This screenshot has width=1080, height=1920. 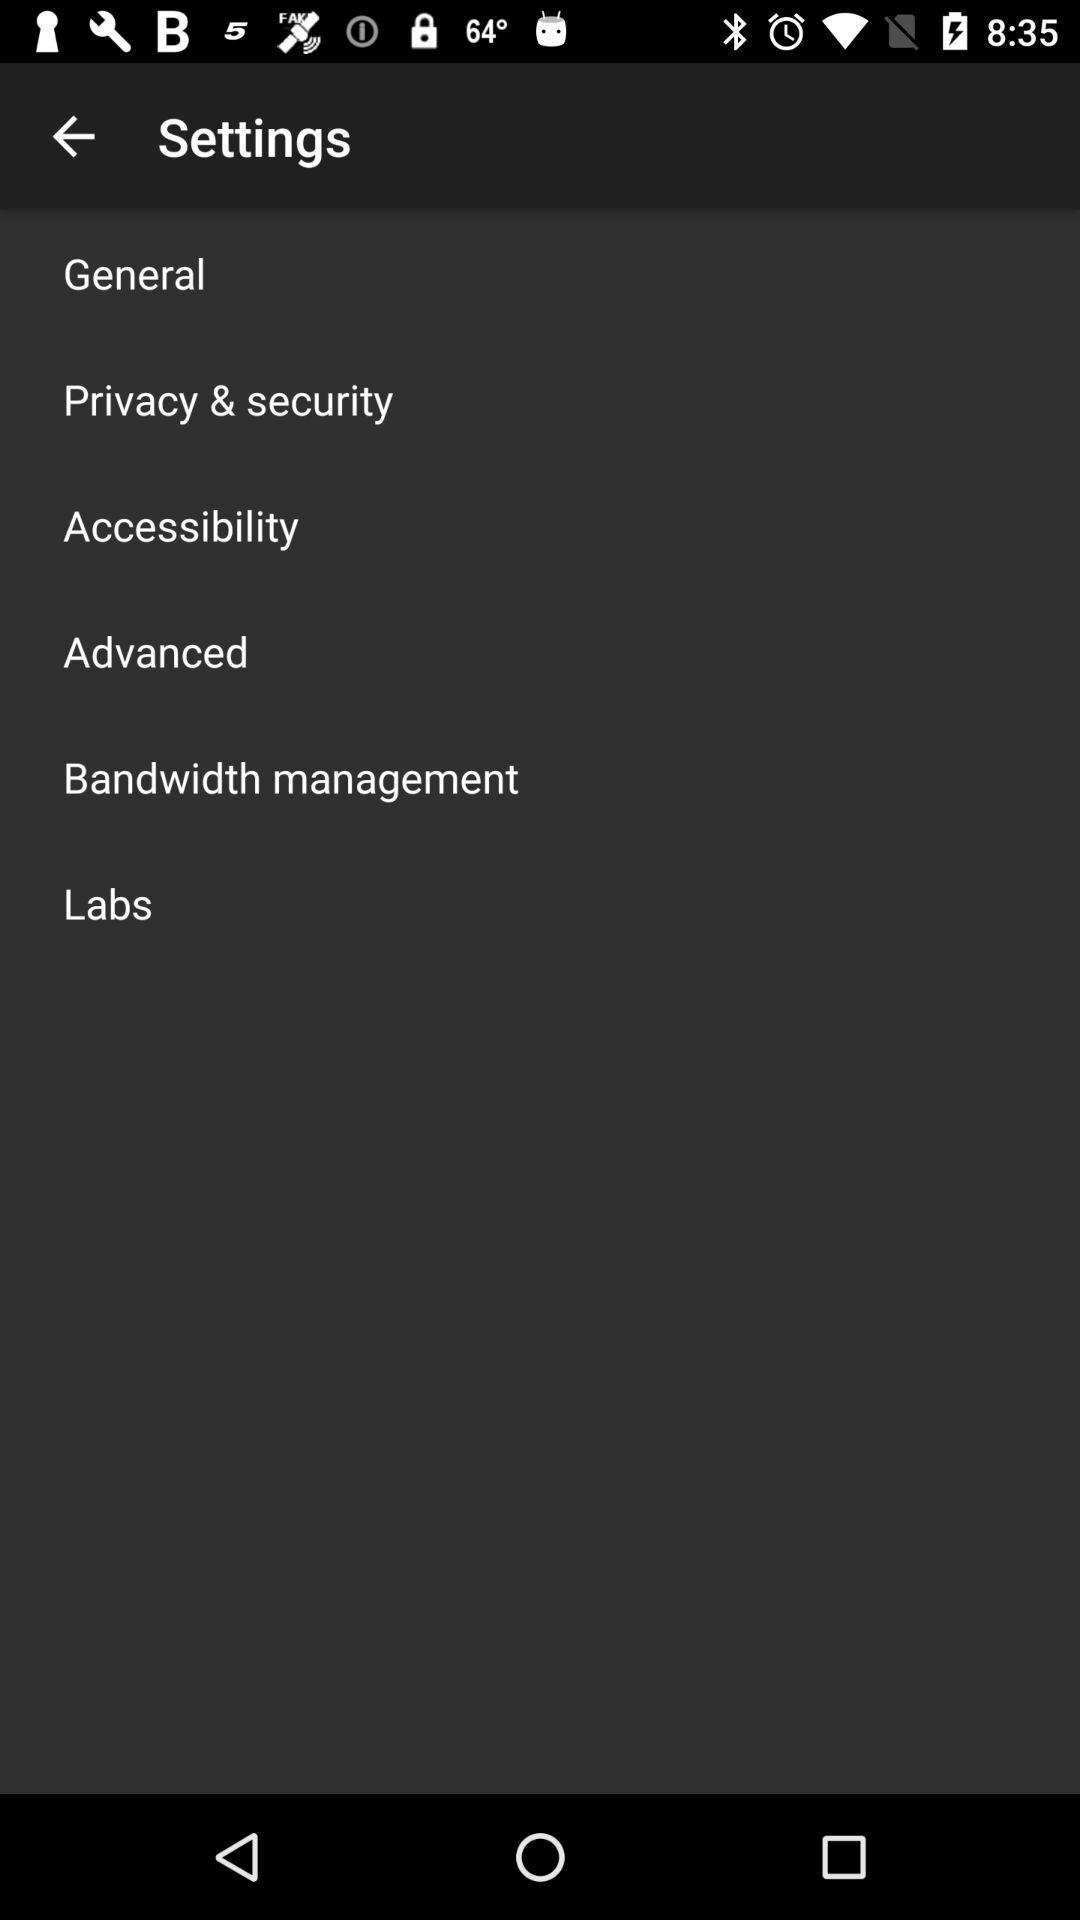 I want to click on the icon below the privacy & security app, so click(x=181, y=524).